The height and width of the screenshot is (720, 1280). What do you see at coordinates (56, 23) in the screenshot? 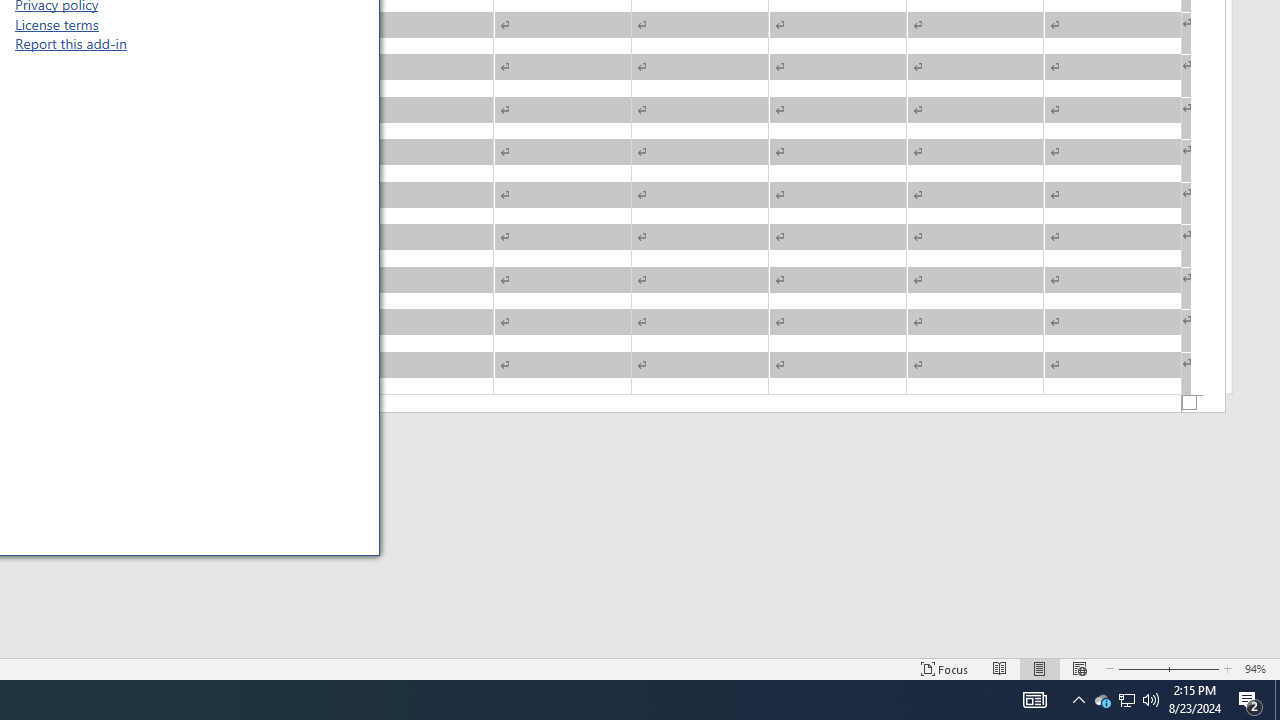
I see `'License terms'` at bounding box center [56, 23].